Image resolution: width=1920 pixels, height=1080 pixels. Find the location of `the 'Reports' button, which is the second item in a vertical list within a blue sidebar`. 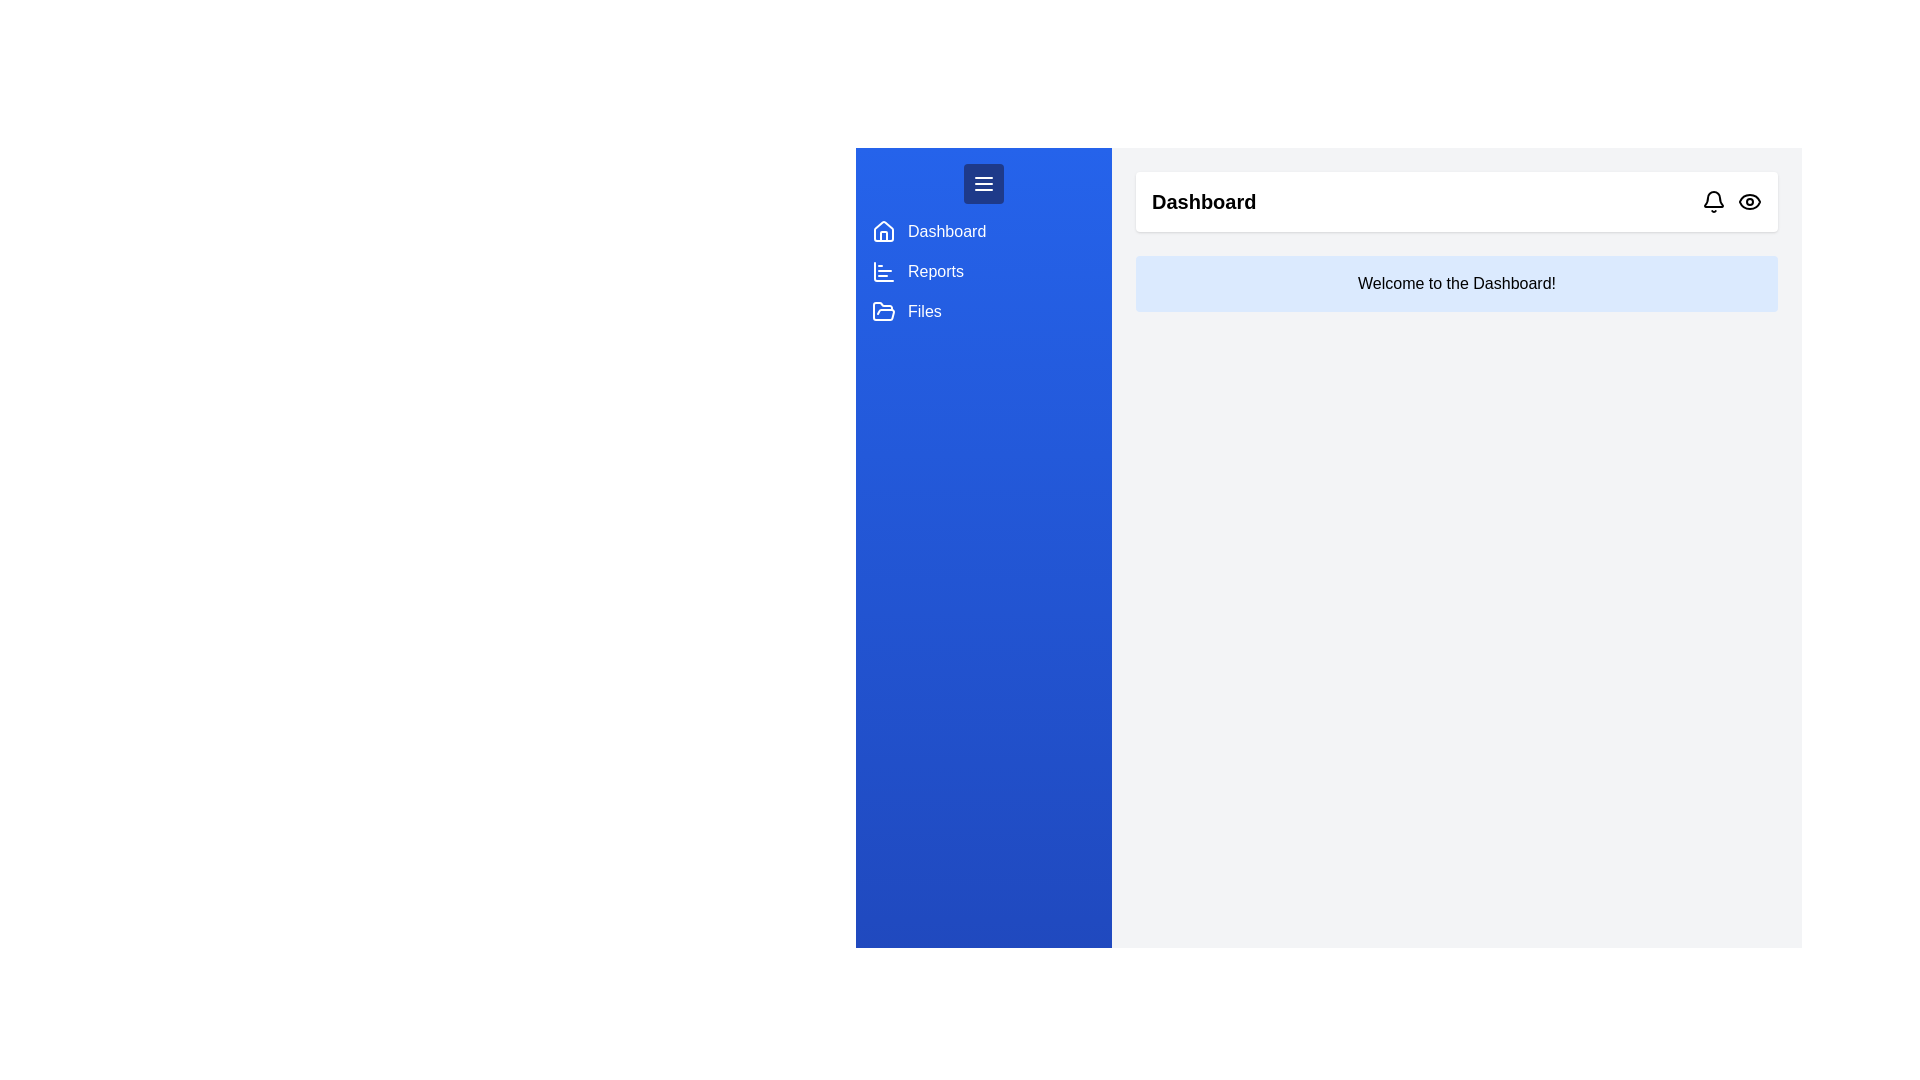

the 'Reports' button, which is the second item in a vertical list within a blue sidebar is located at coordinates (983, 272).